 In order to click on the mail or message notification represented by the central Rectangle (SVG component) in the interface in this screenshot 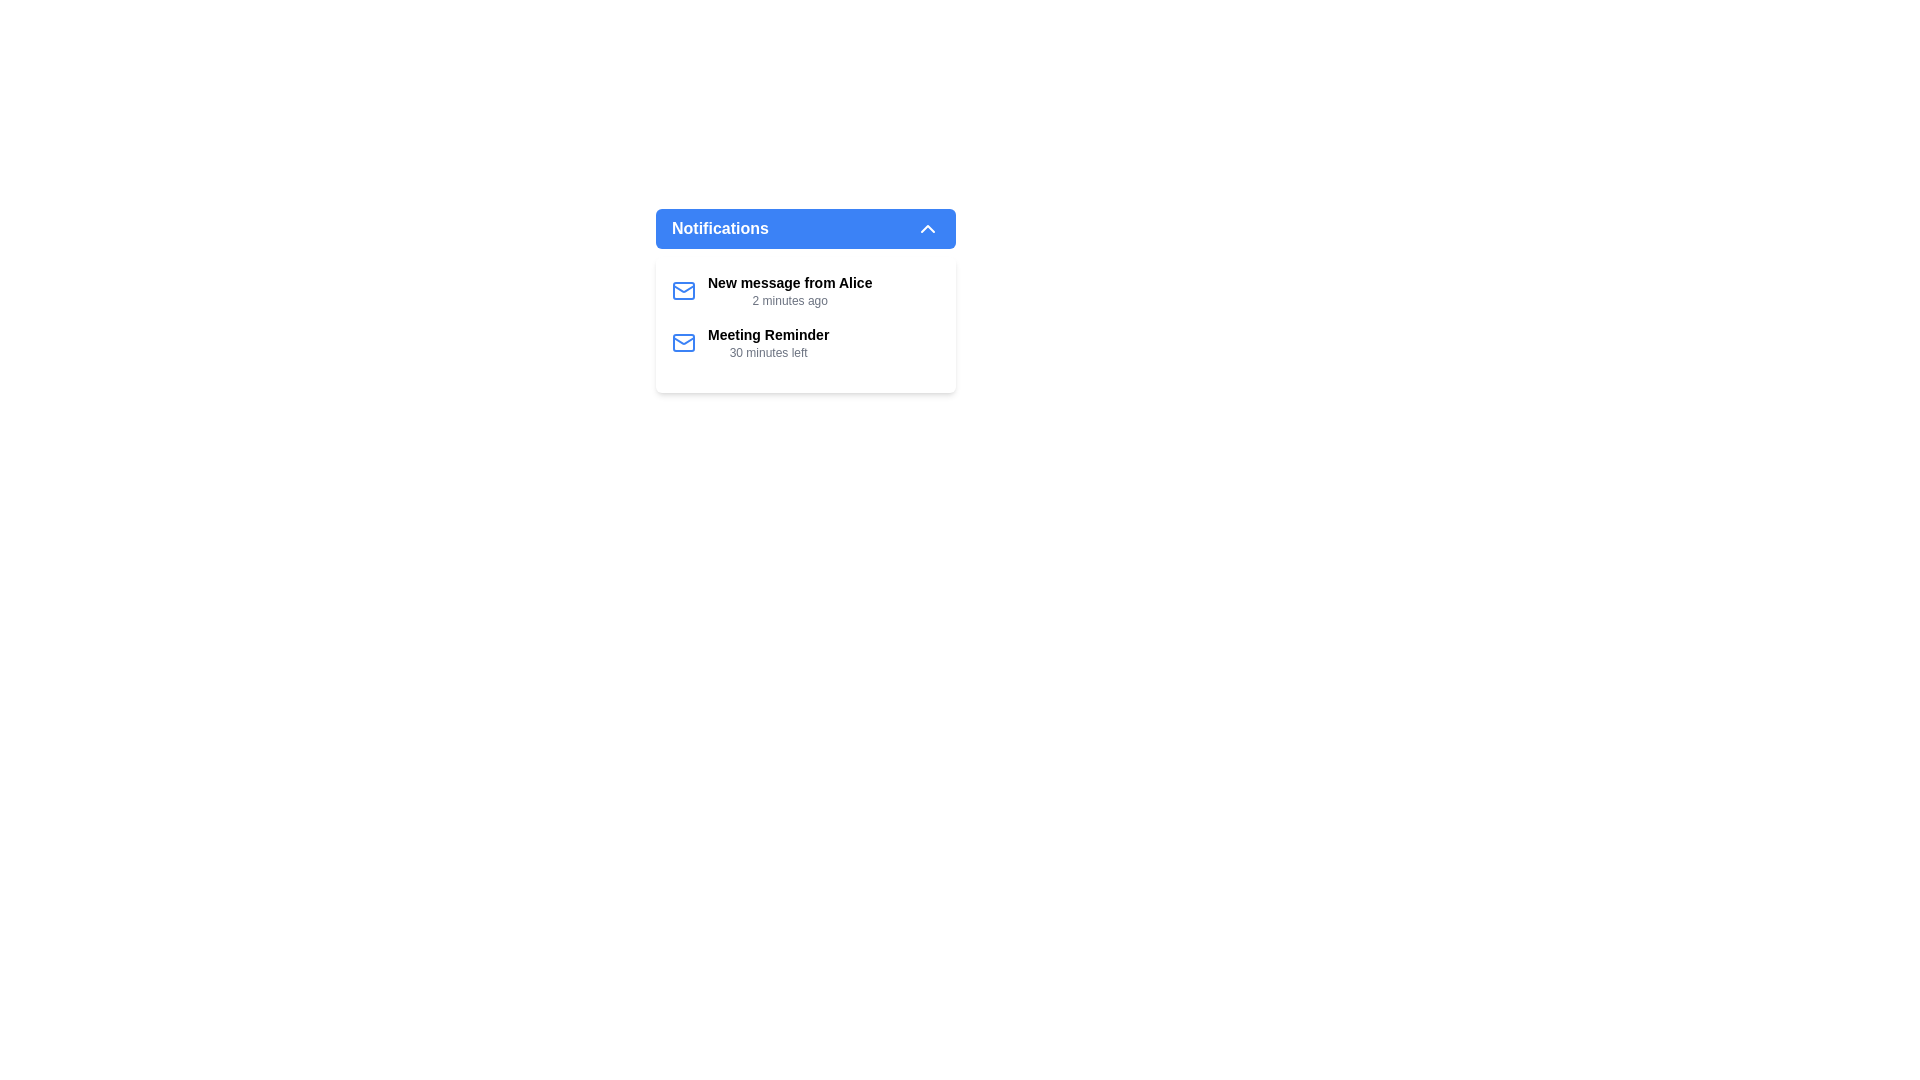, I will do `click(684, 342)`.